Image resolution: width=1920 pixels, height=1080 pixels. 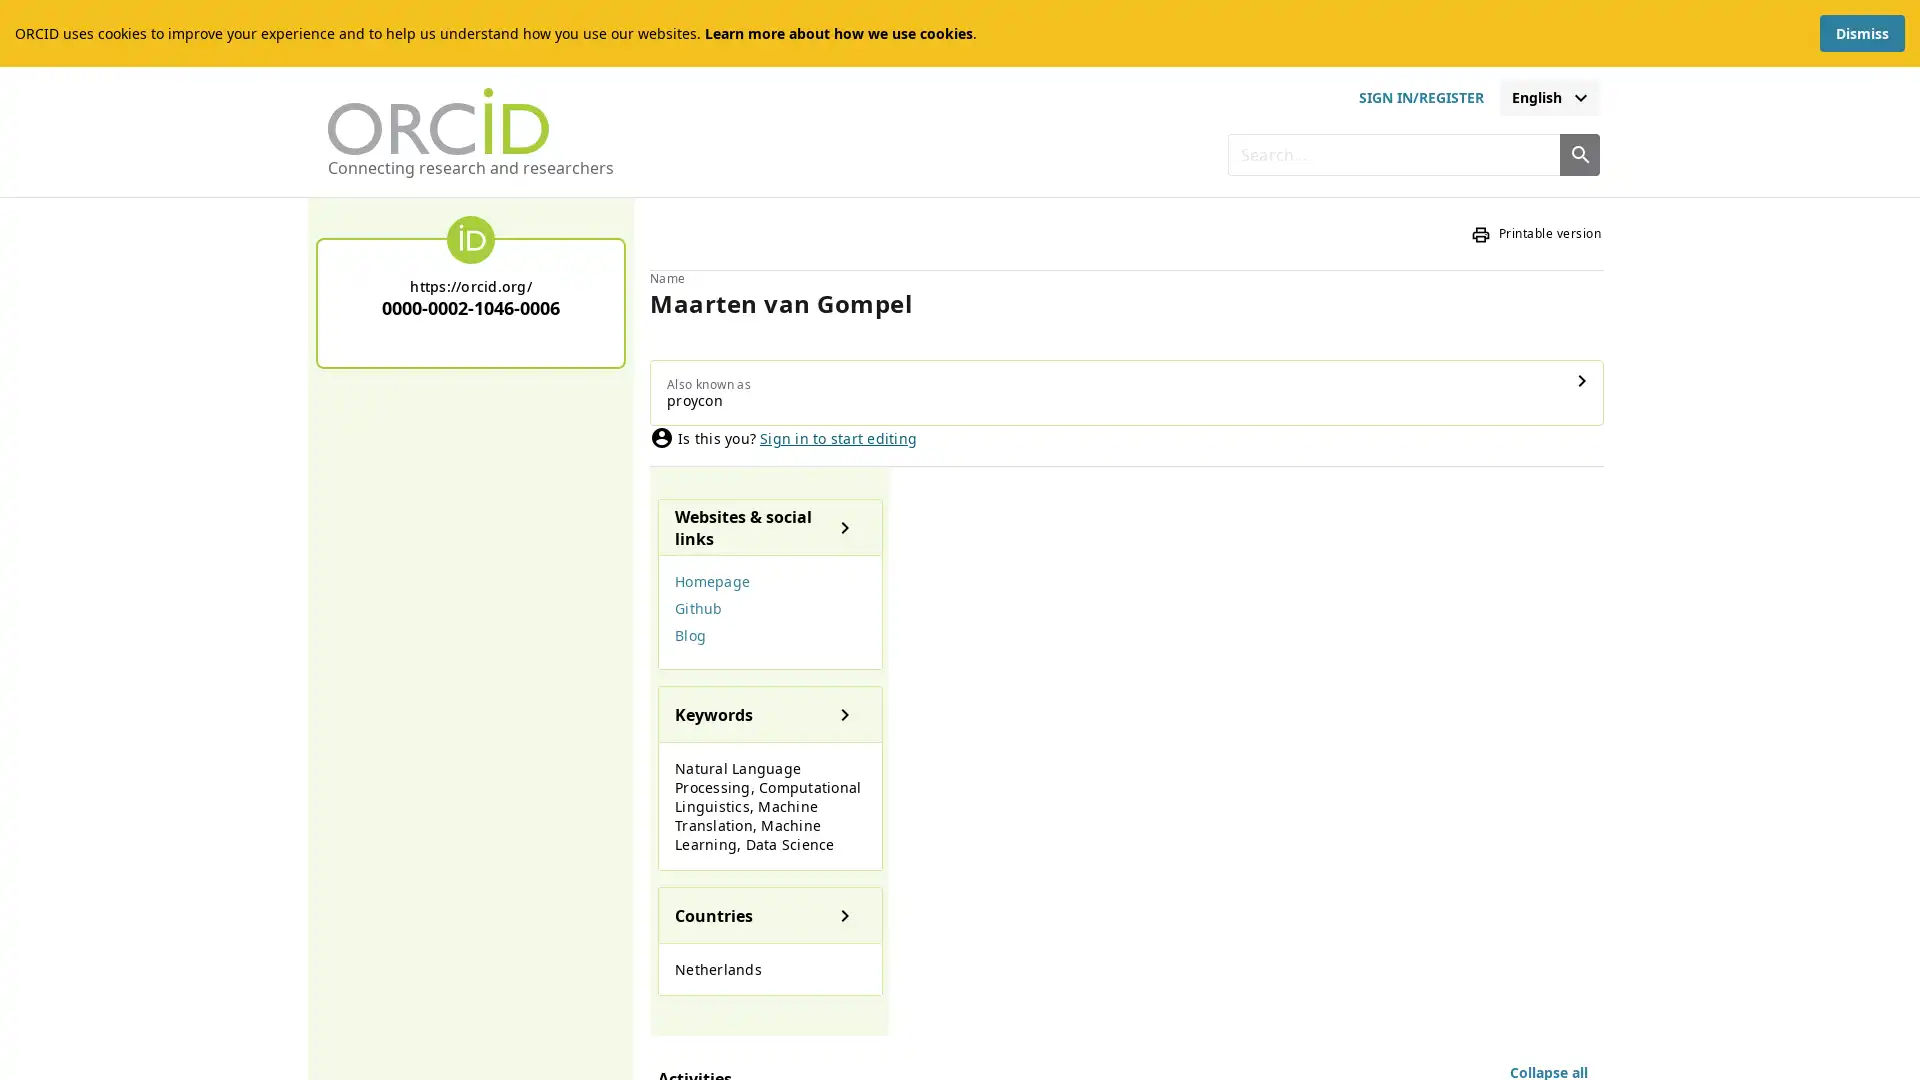 I want to click on Hide details, so click(x=678, y=511).